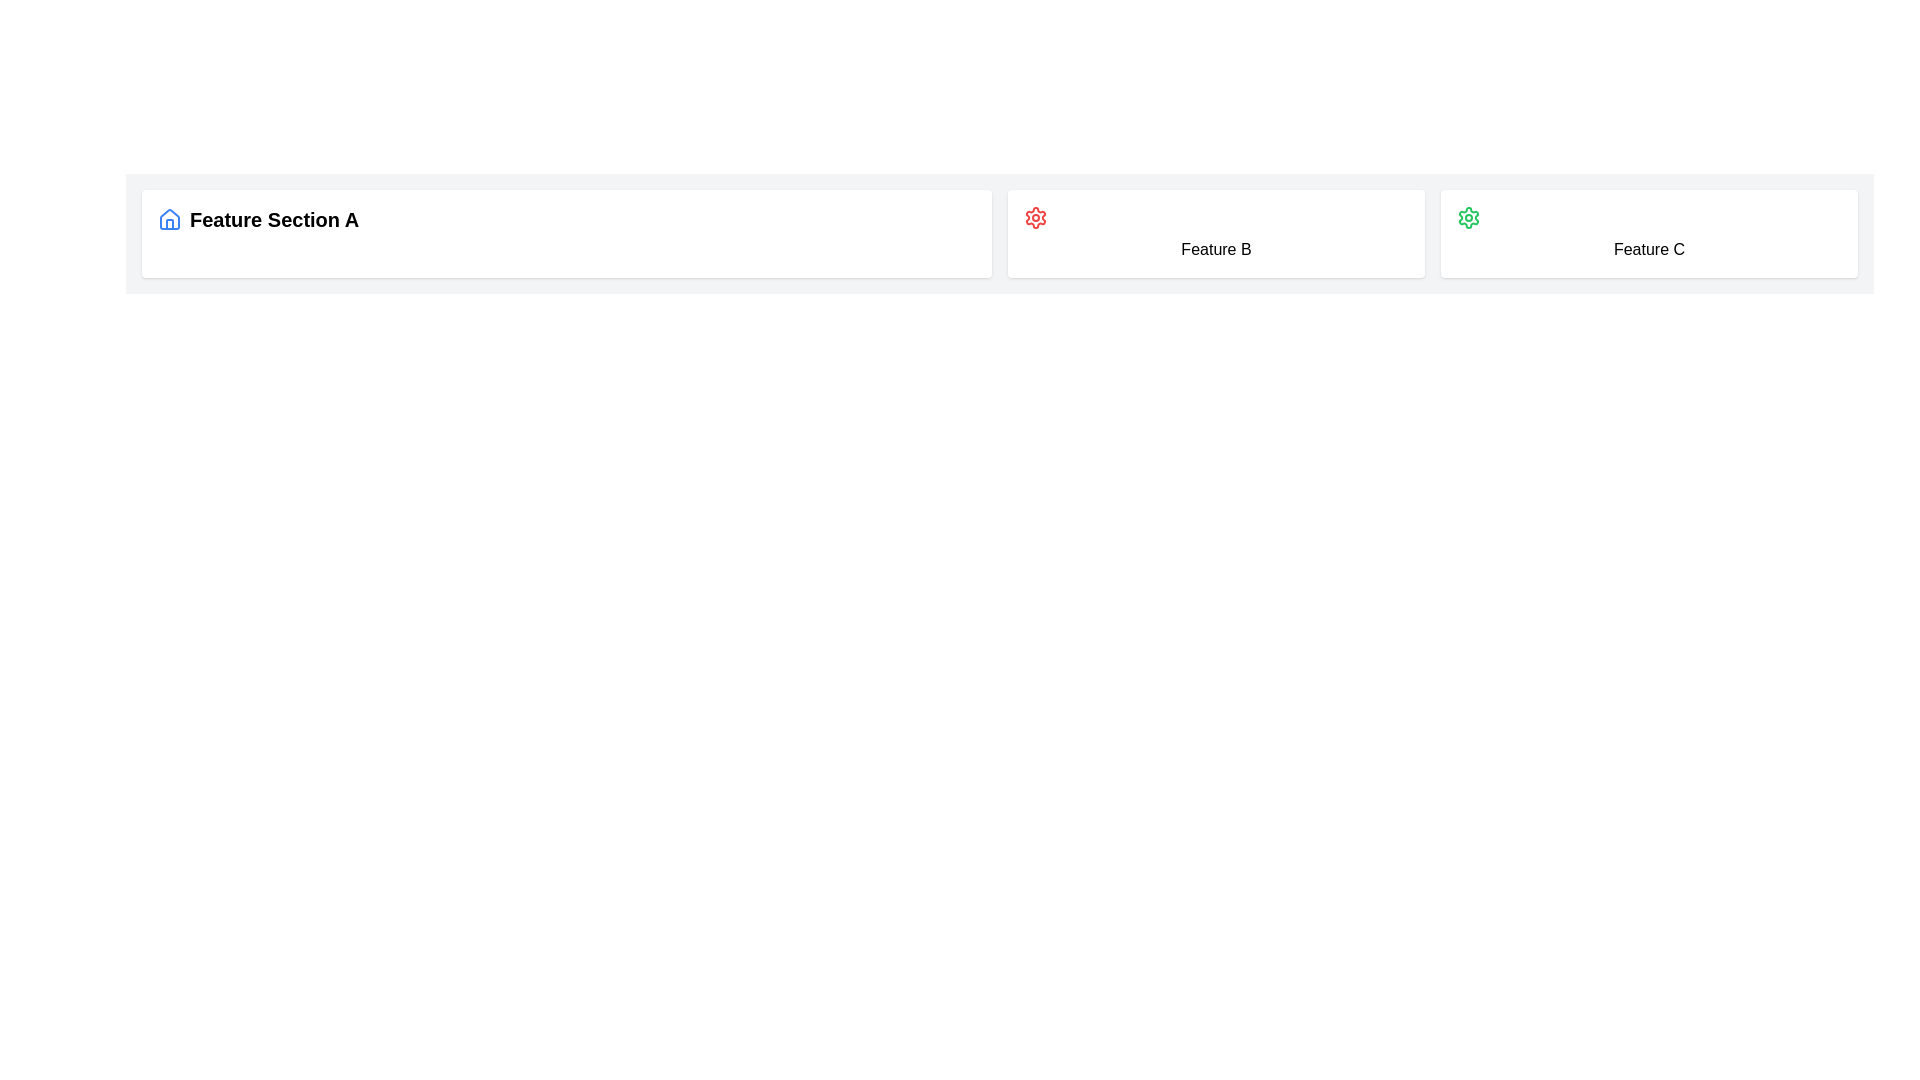 This screenshot has width=1920, height=1080. Describe the element at coordinates (1036, 218) in the screenshot. I see `the gear icon` at that location.